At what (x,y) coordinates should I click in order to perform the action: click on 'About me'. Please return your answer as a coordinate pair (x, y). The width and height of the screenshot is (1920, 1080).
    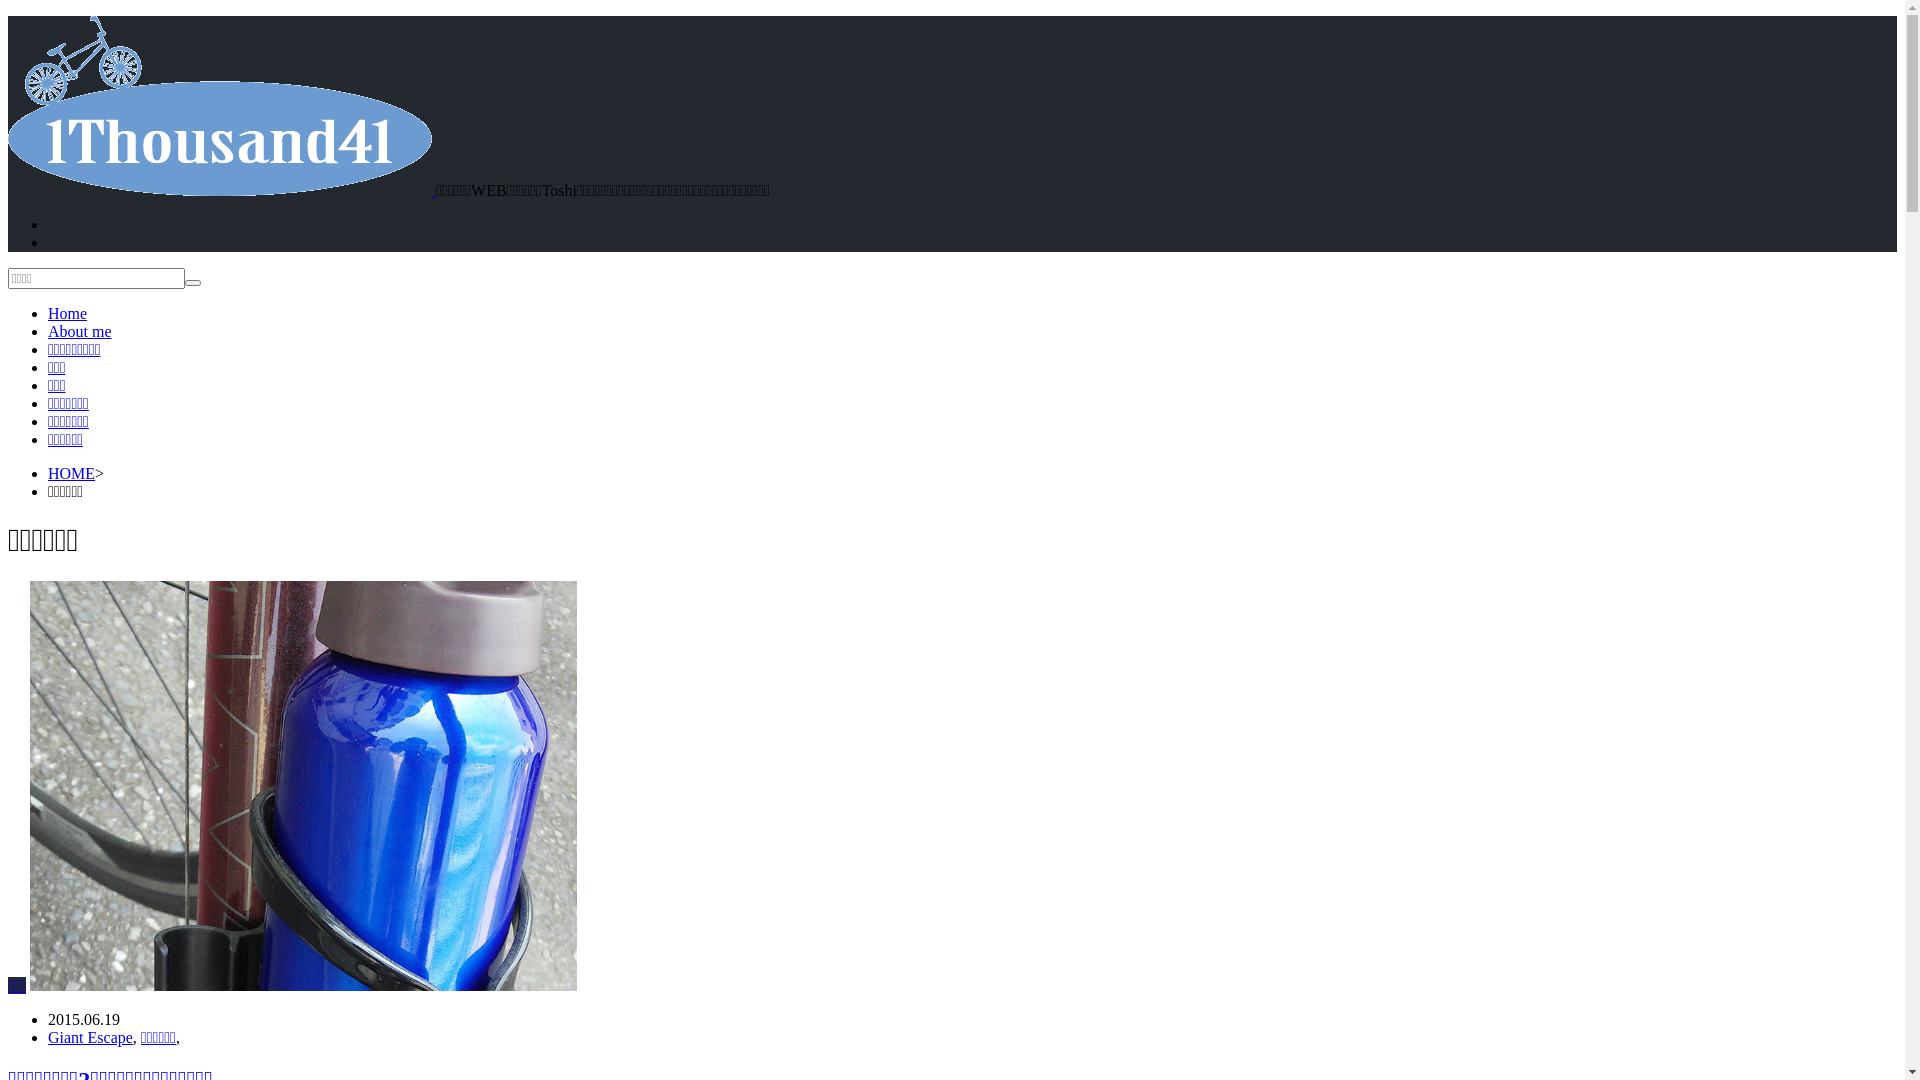
    Looking at the image, I should click on (48, 330).